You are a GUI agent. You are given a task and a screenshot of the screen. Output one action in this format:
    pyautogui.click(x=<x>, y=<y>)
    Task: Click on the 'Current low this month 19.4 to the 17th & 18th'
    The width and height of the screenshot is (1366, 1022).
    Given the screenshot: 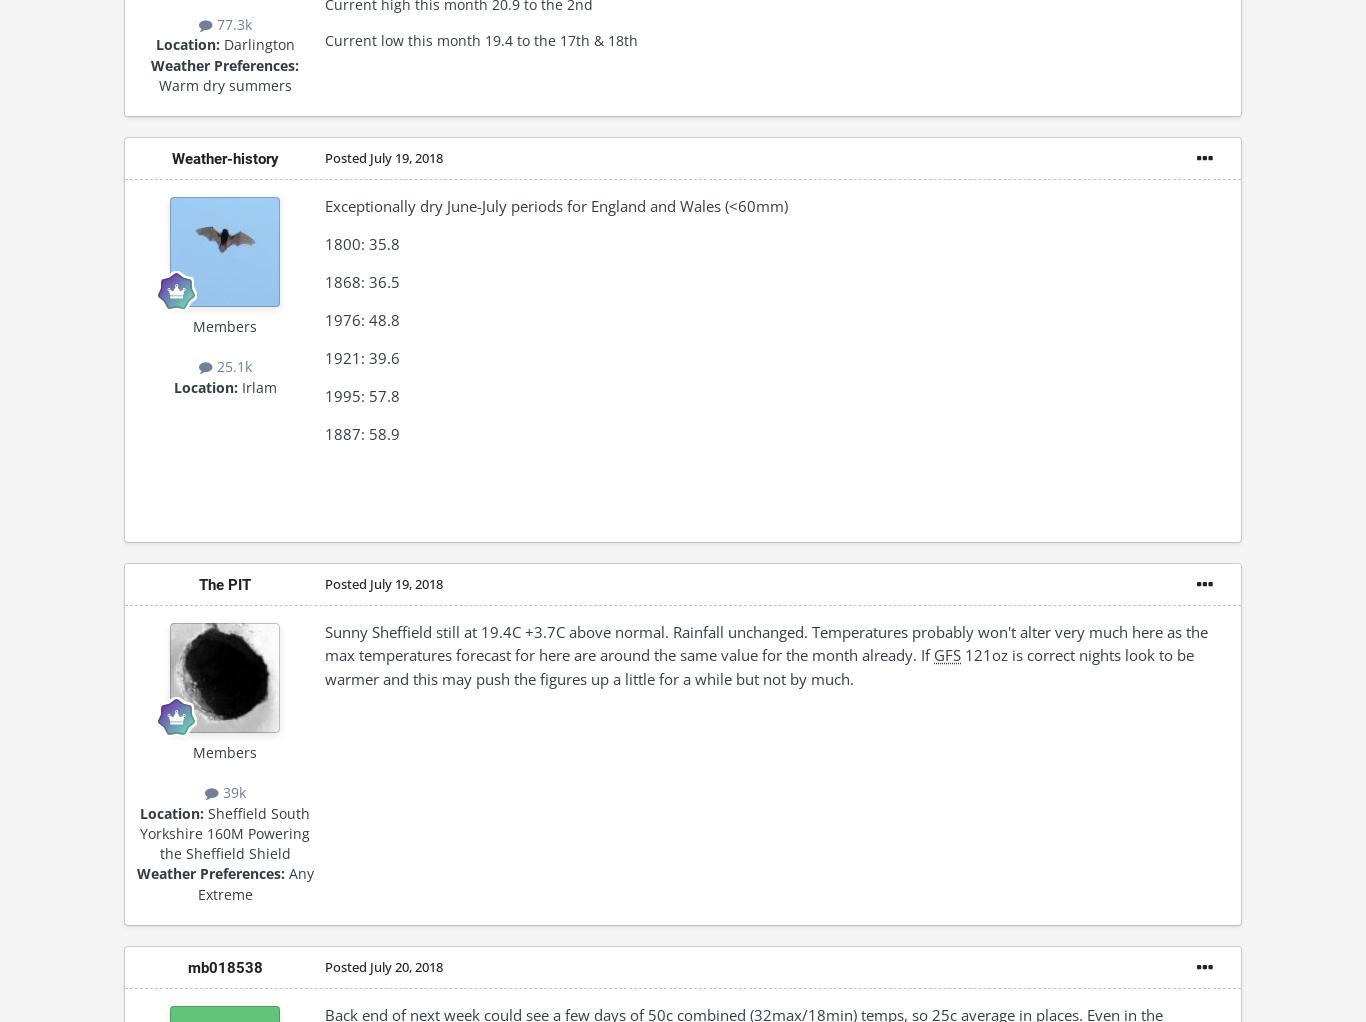 What is the action you would take?
    pyautogui.click(x=481, y=39)
    